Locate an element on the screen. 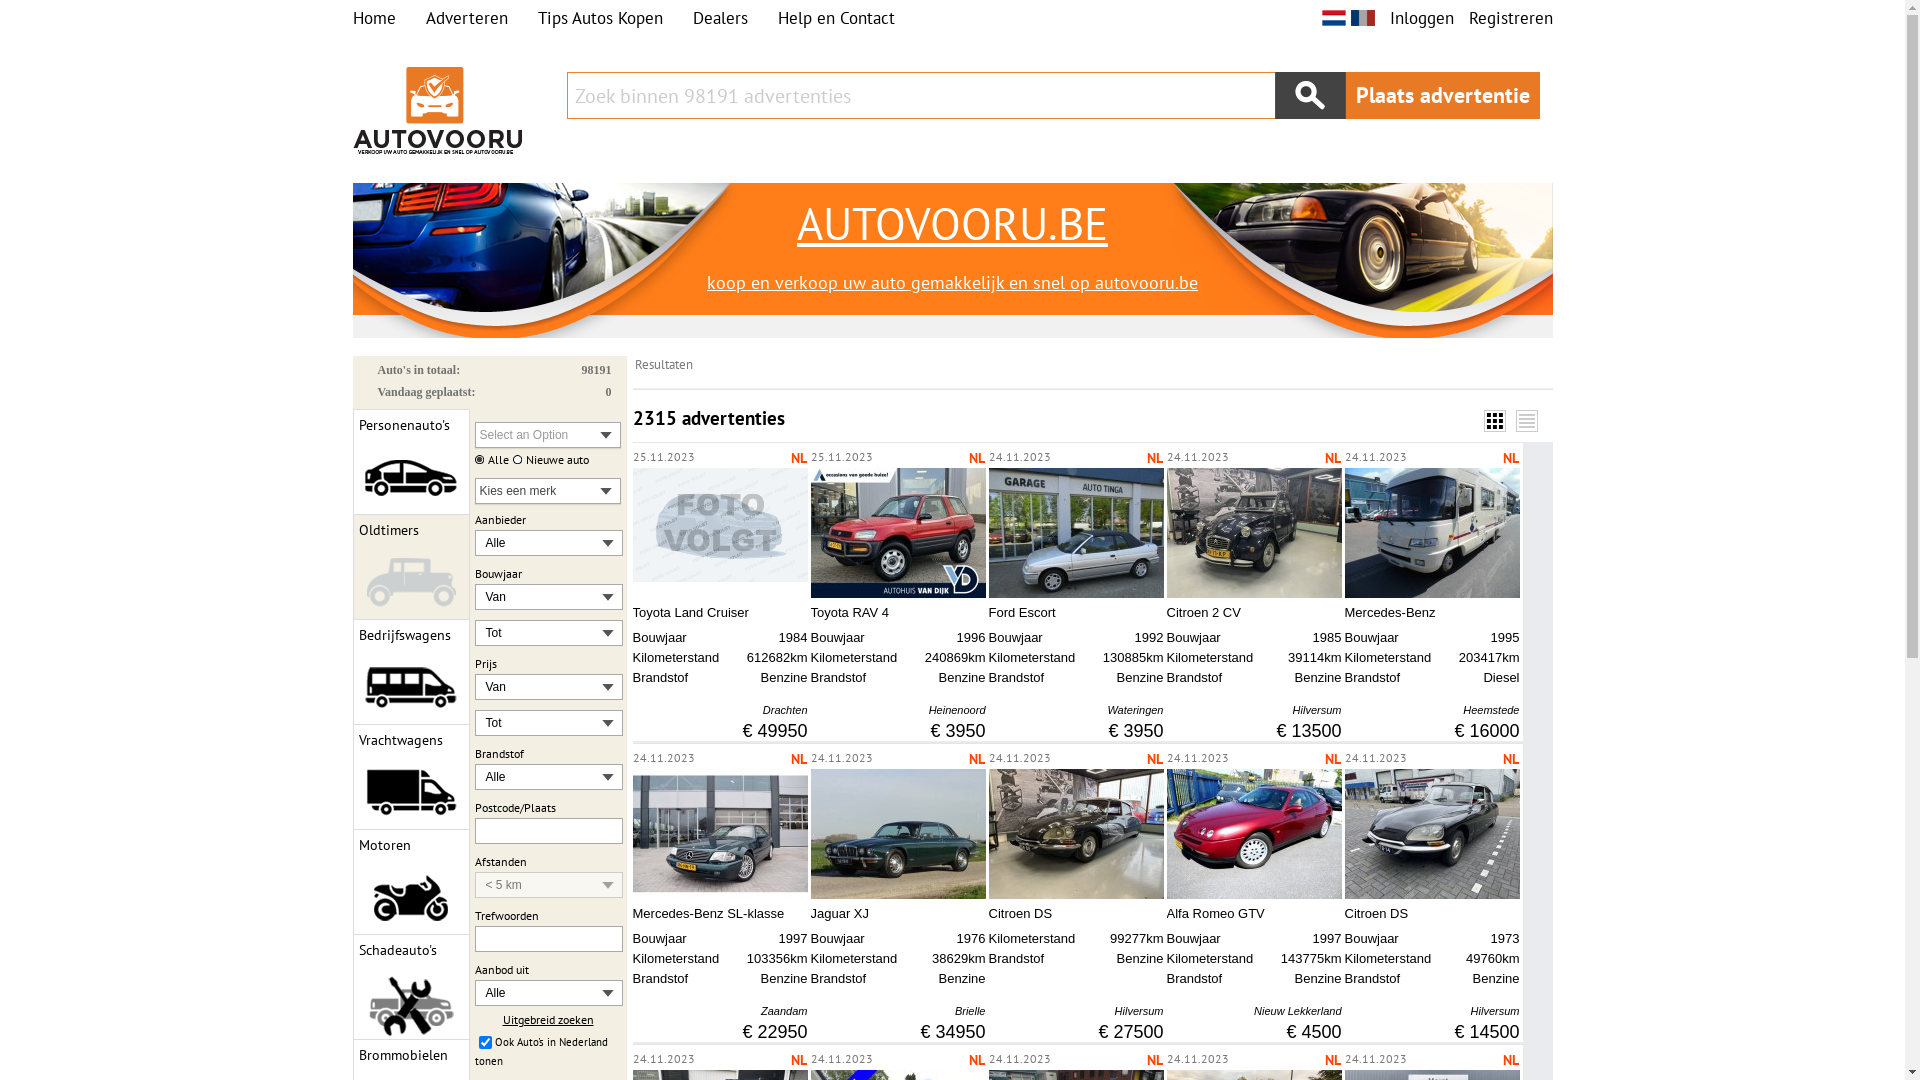  'Dealers' is located at coordinates (719, 18).